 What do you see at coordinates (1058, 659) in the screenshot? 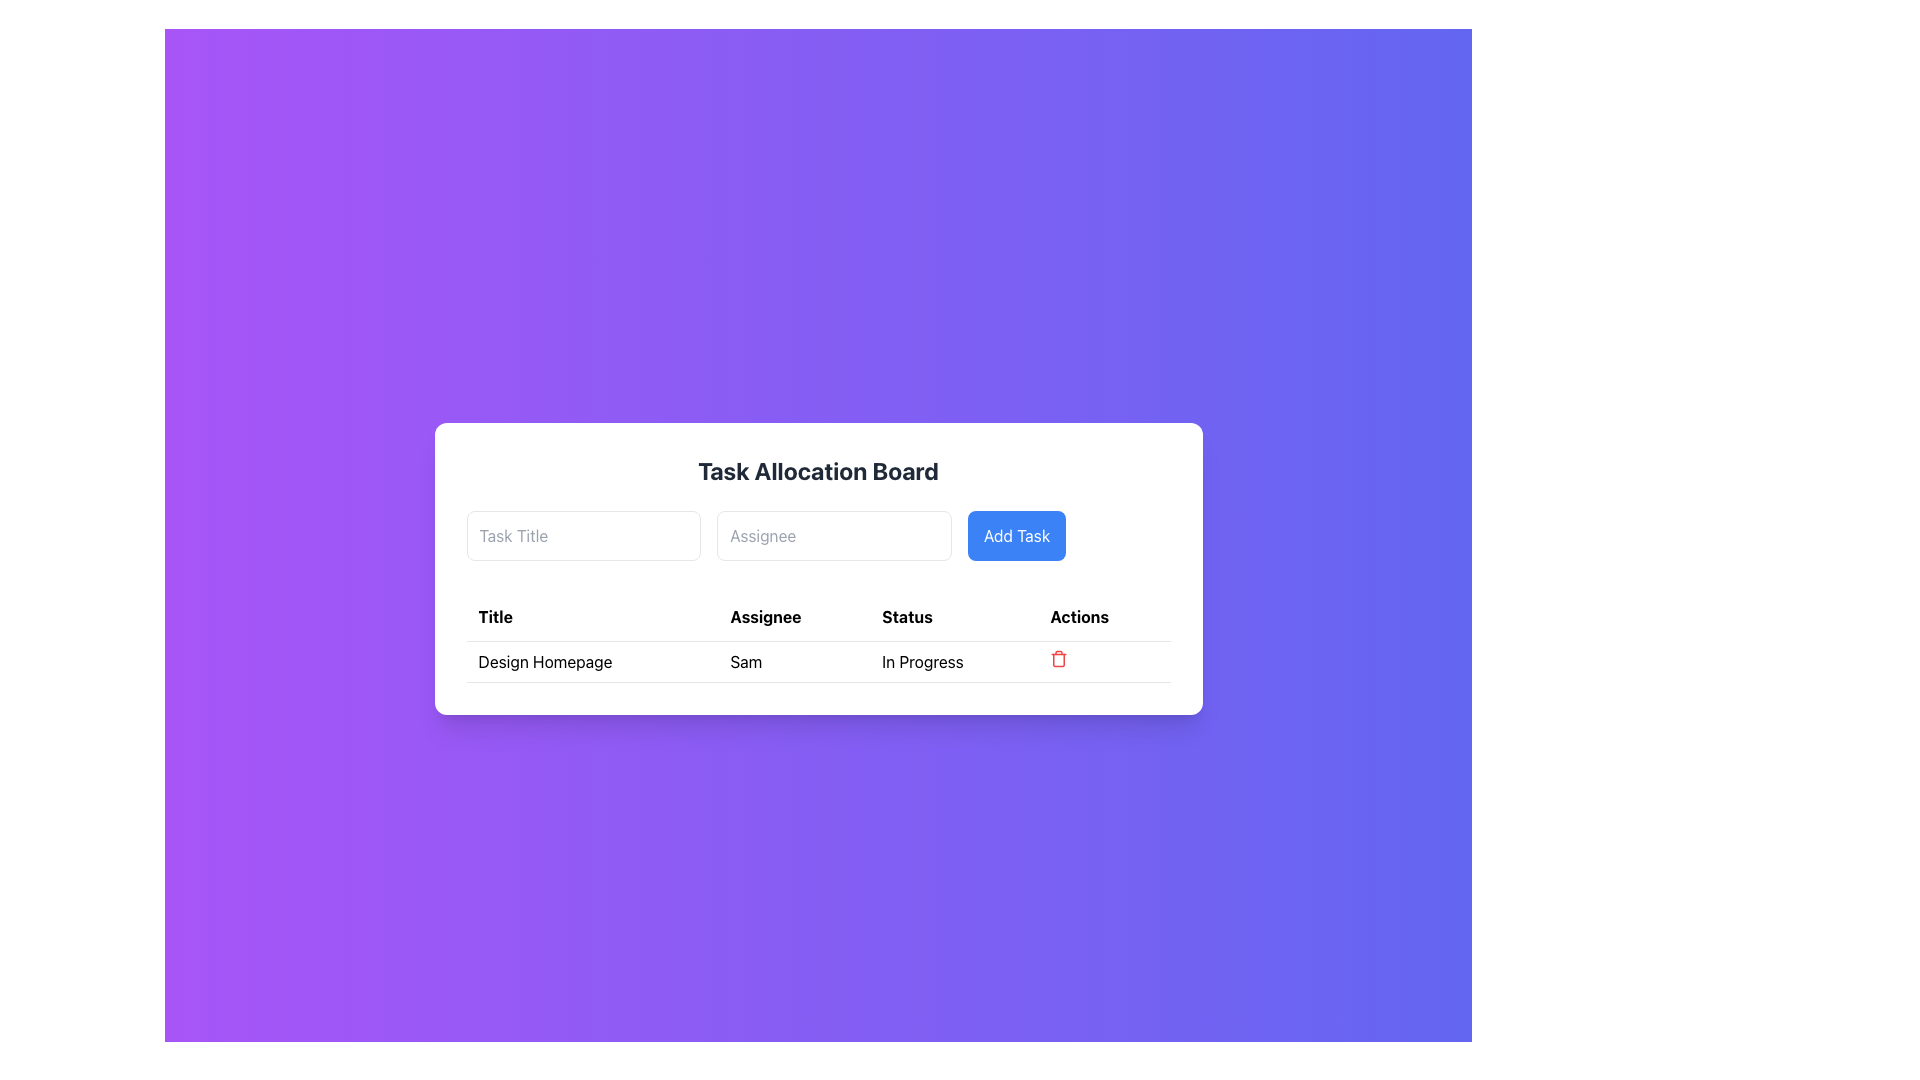
I see `the delete button located at the far-right of the task row in the Actions column` at bounding box center [1058, 659].